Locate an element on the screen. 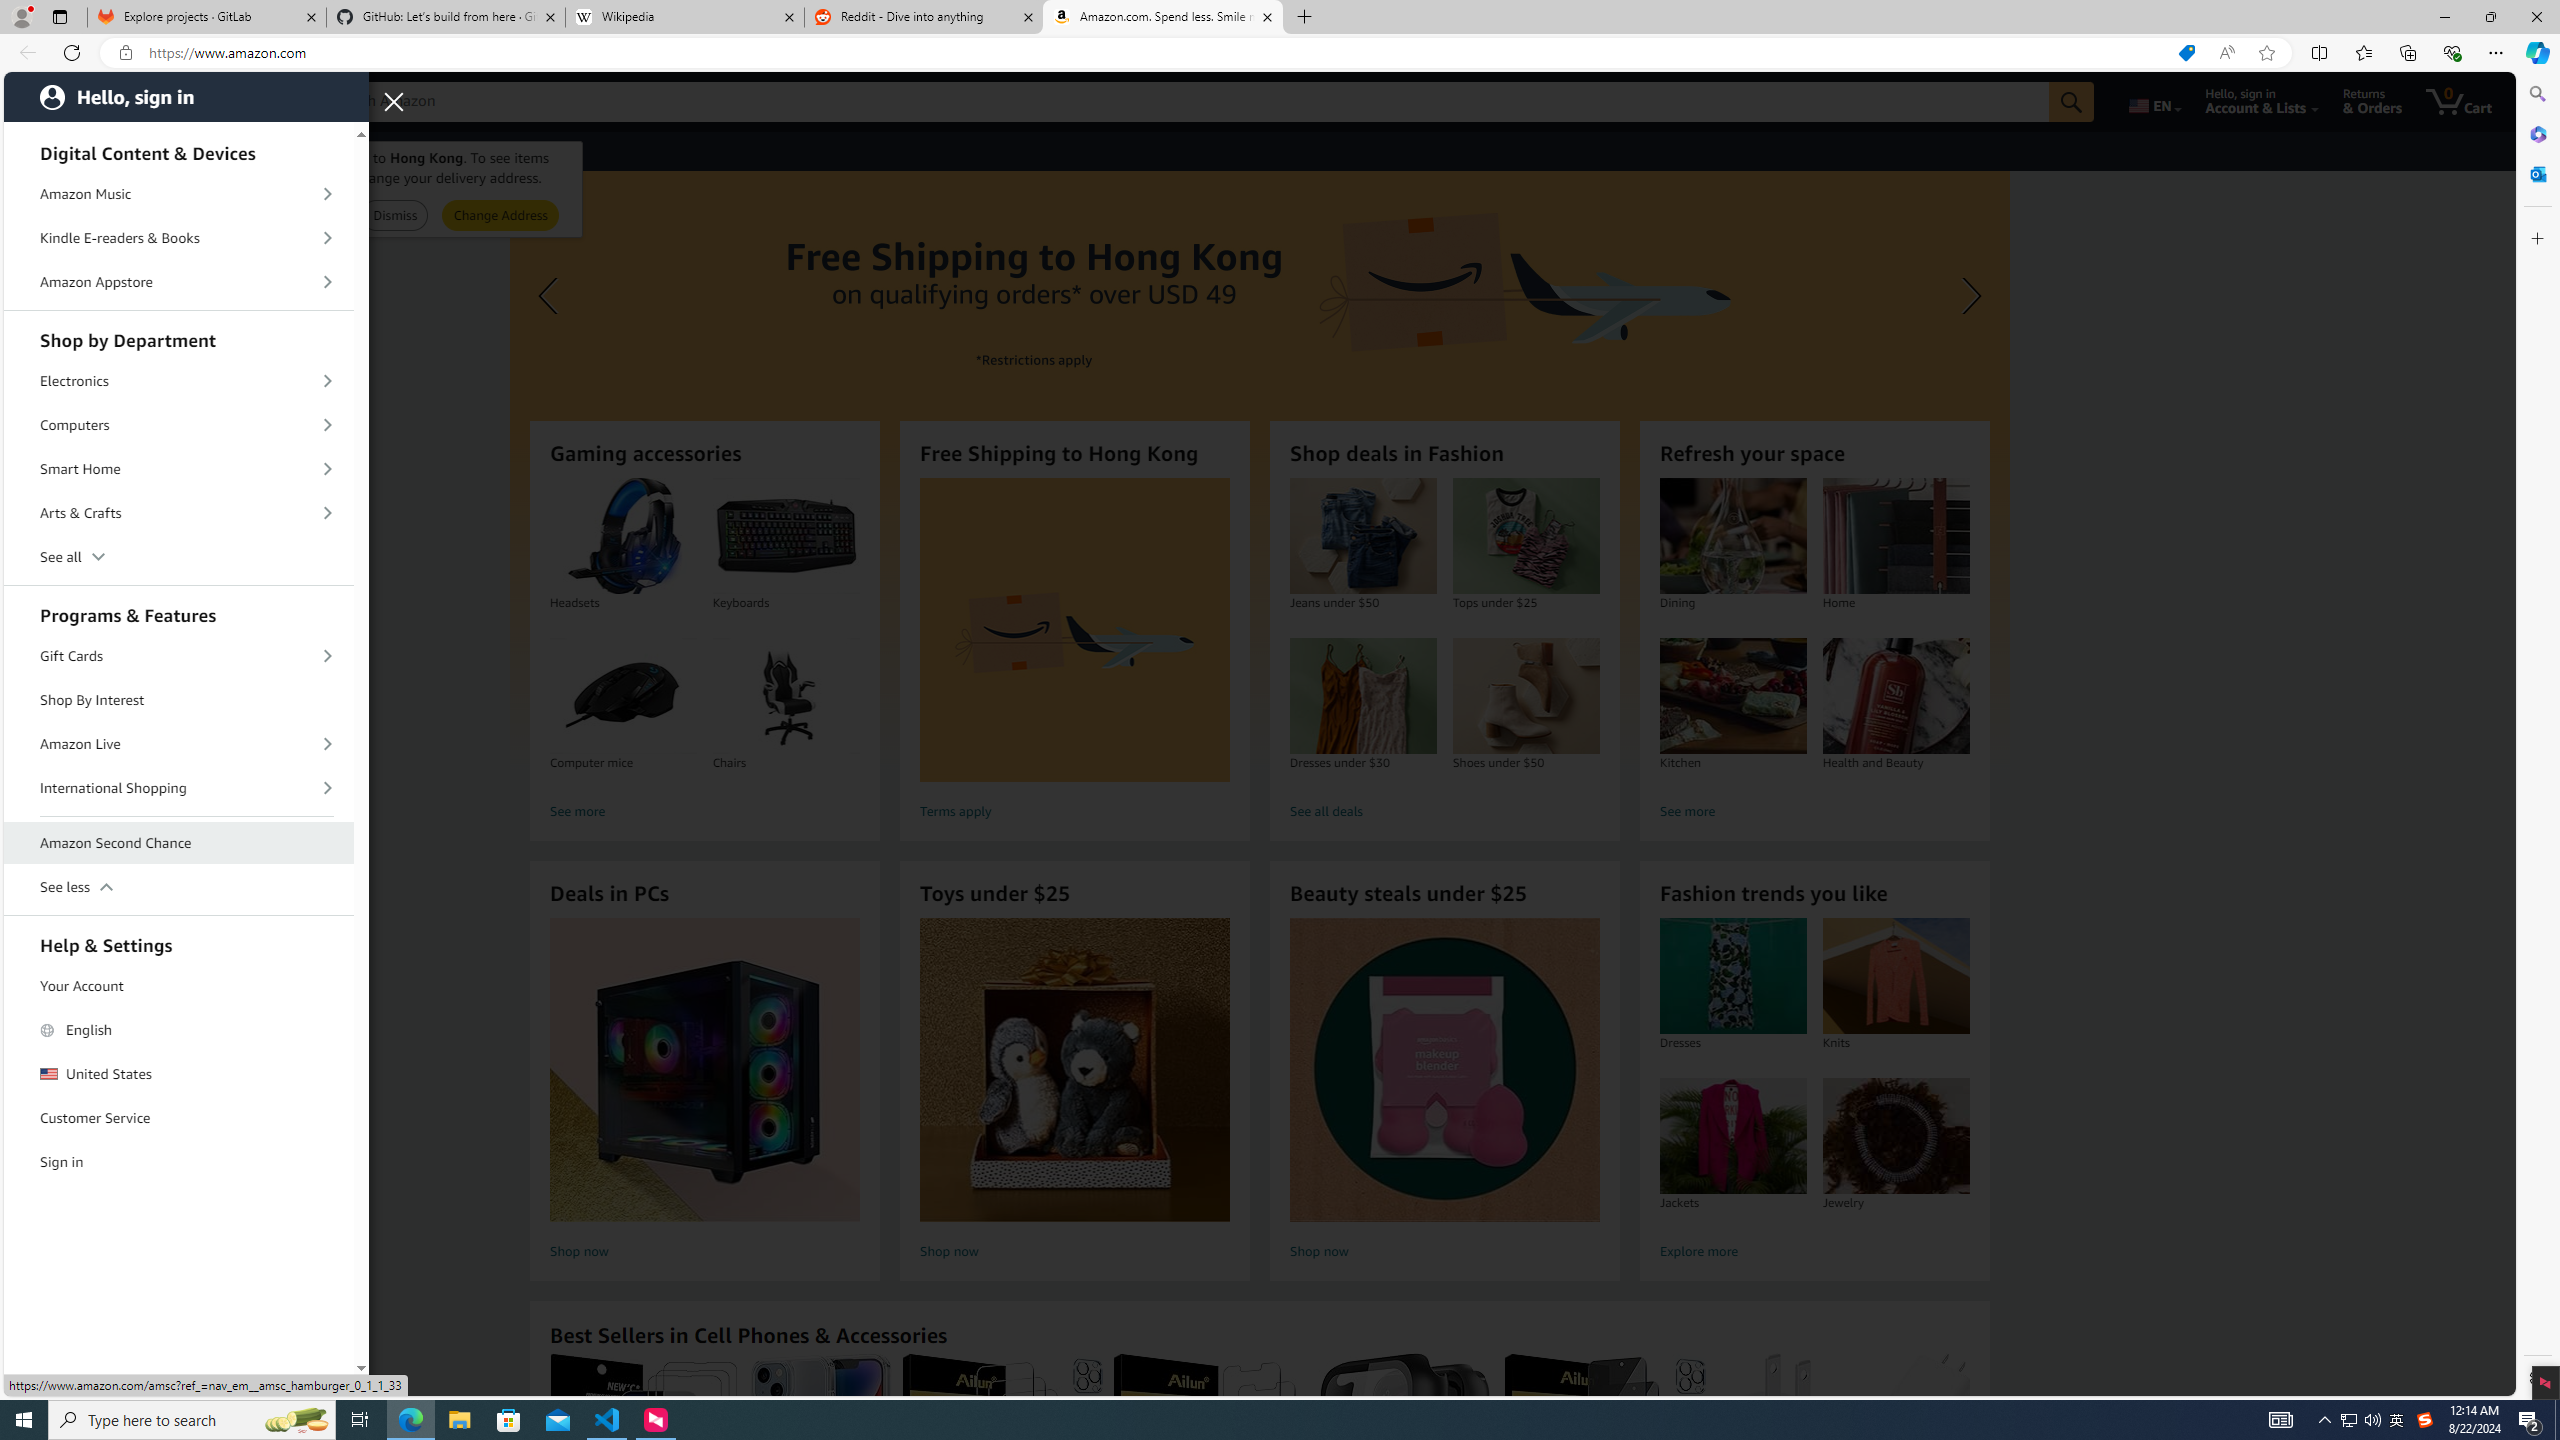 This screenshot has height=1440, width=2560. 'English' is located at coordinates (179, 1030).